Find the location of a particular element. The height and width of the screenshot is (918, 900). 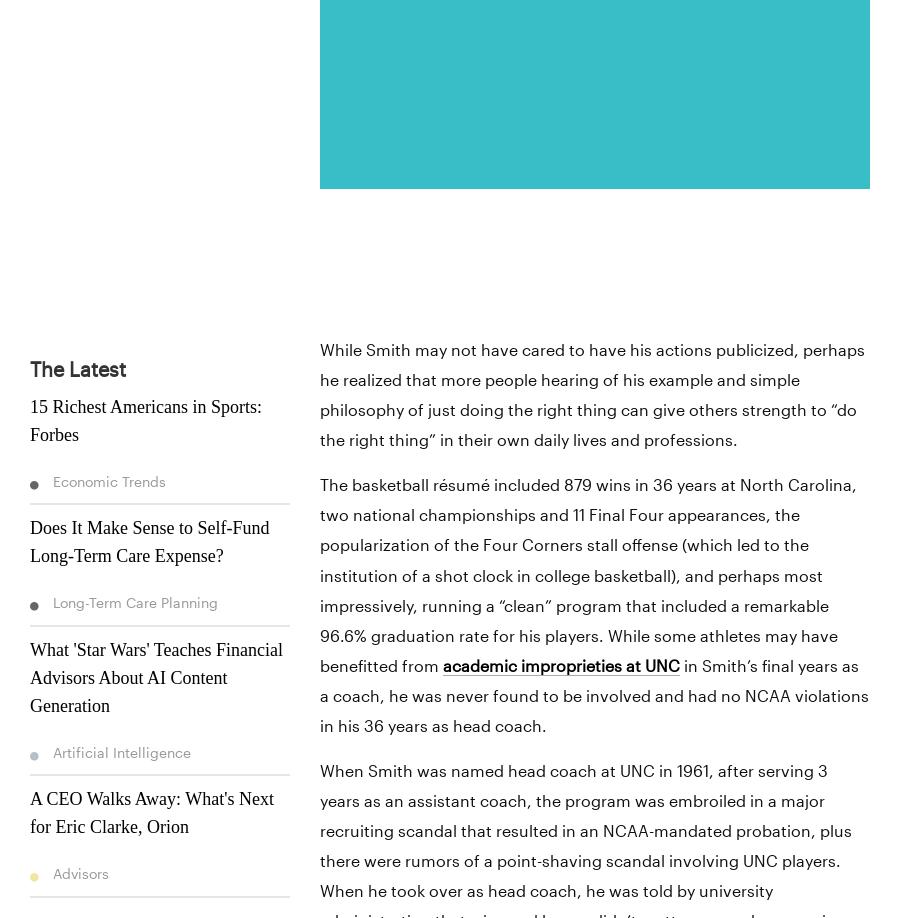

'Does It Make Sense to Self-Fund Long-Term Care Expense?' is located at coordinates (149, 541).